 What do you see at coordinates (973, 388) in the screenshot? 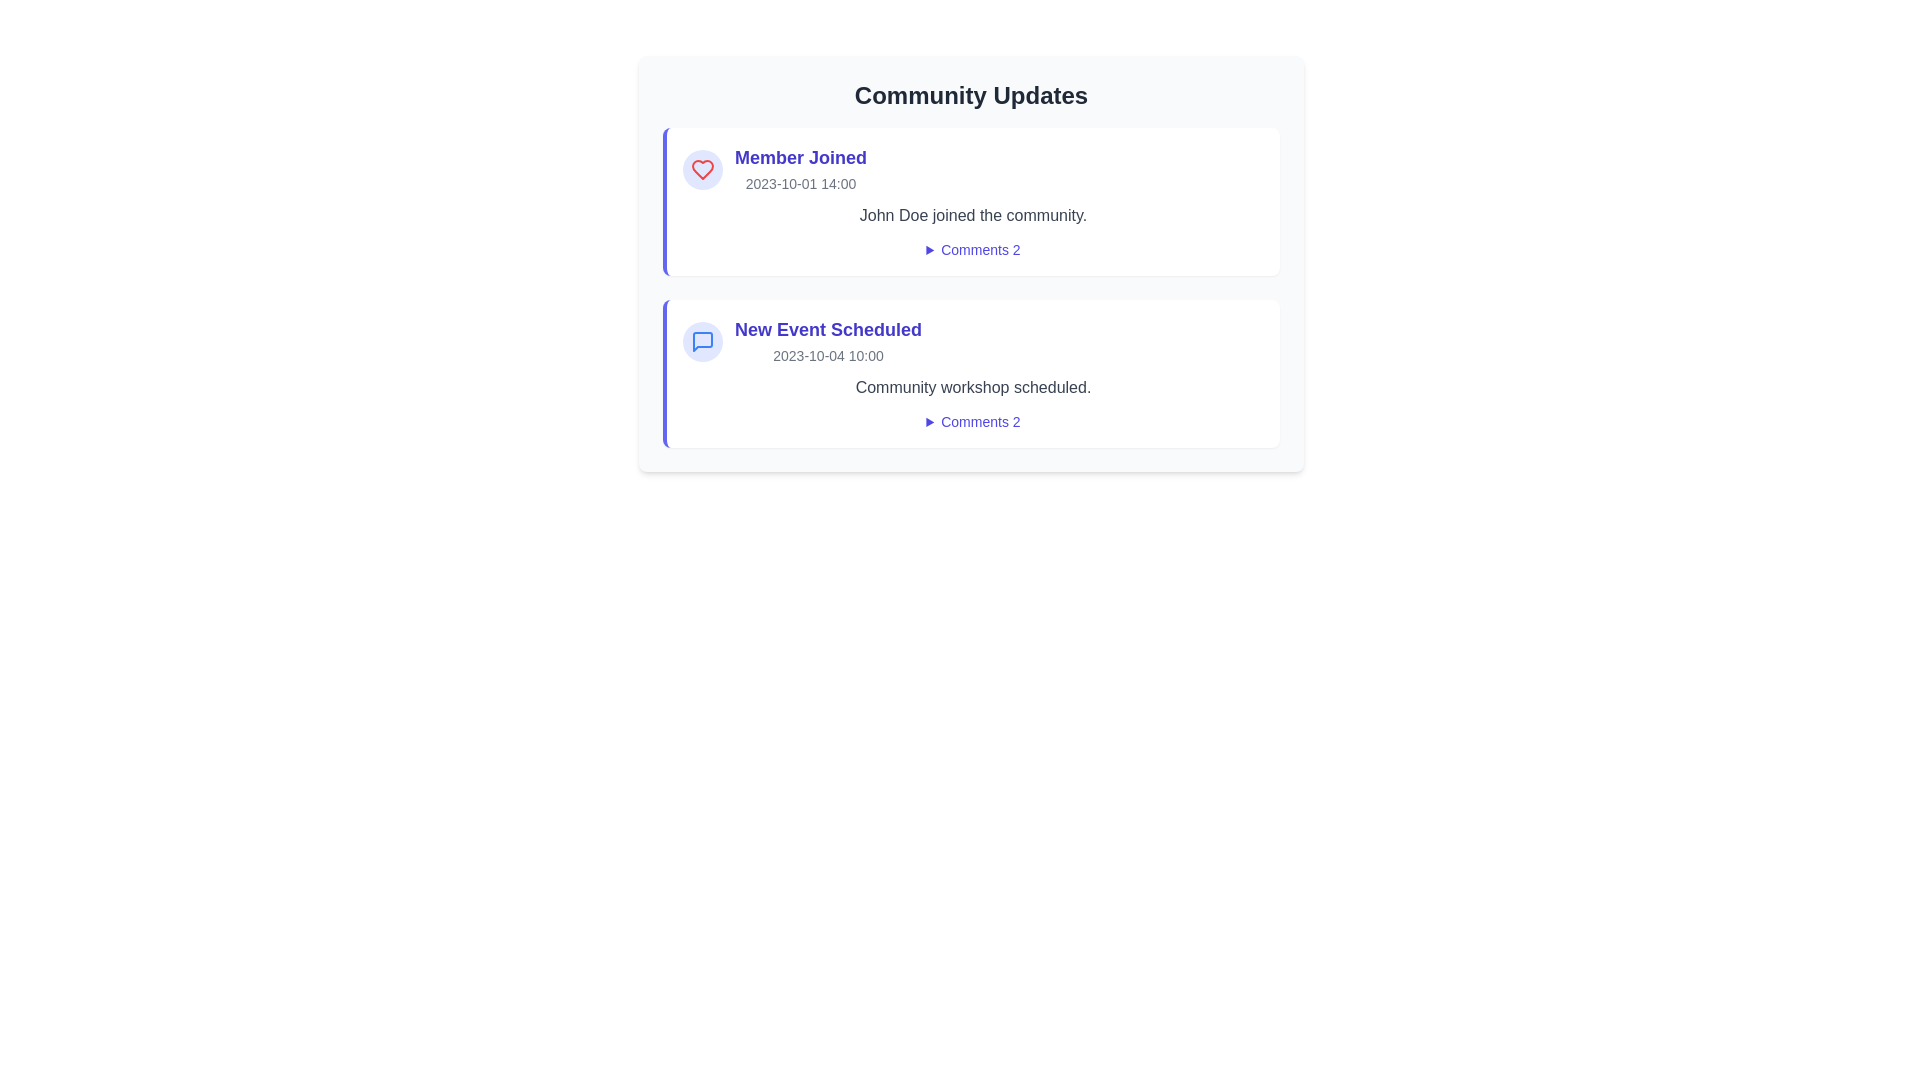
I see `the text label that says 'Community workshop scheduled.' located in the second card under the 'Community Updates' section` at bounding box center [973, 388].